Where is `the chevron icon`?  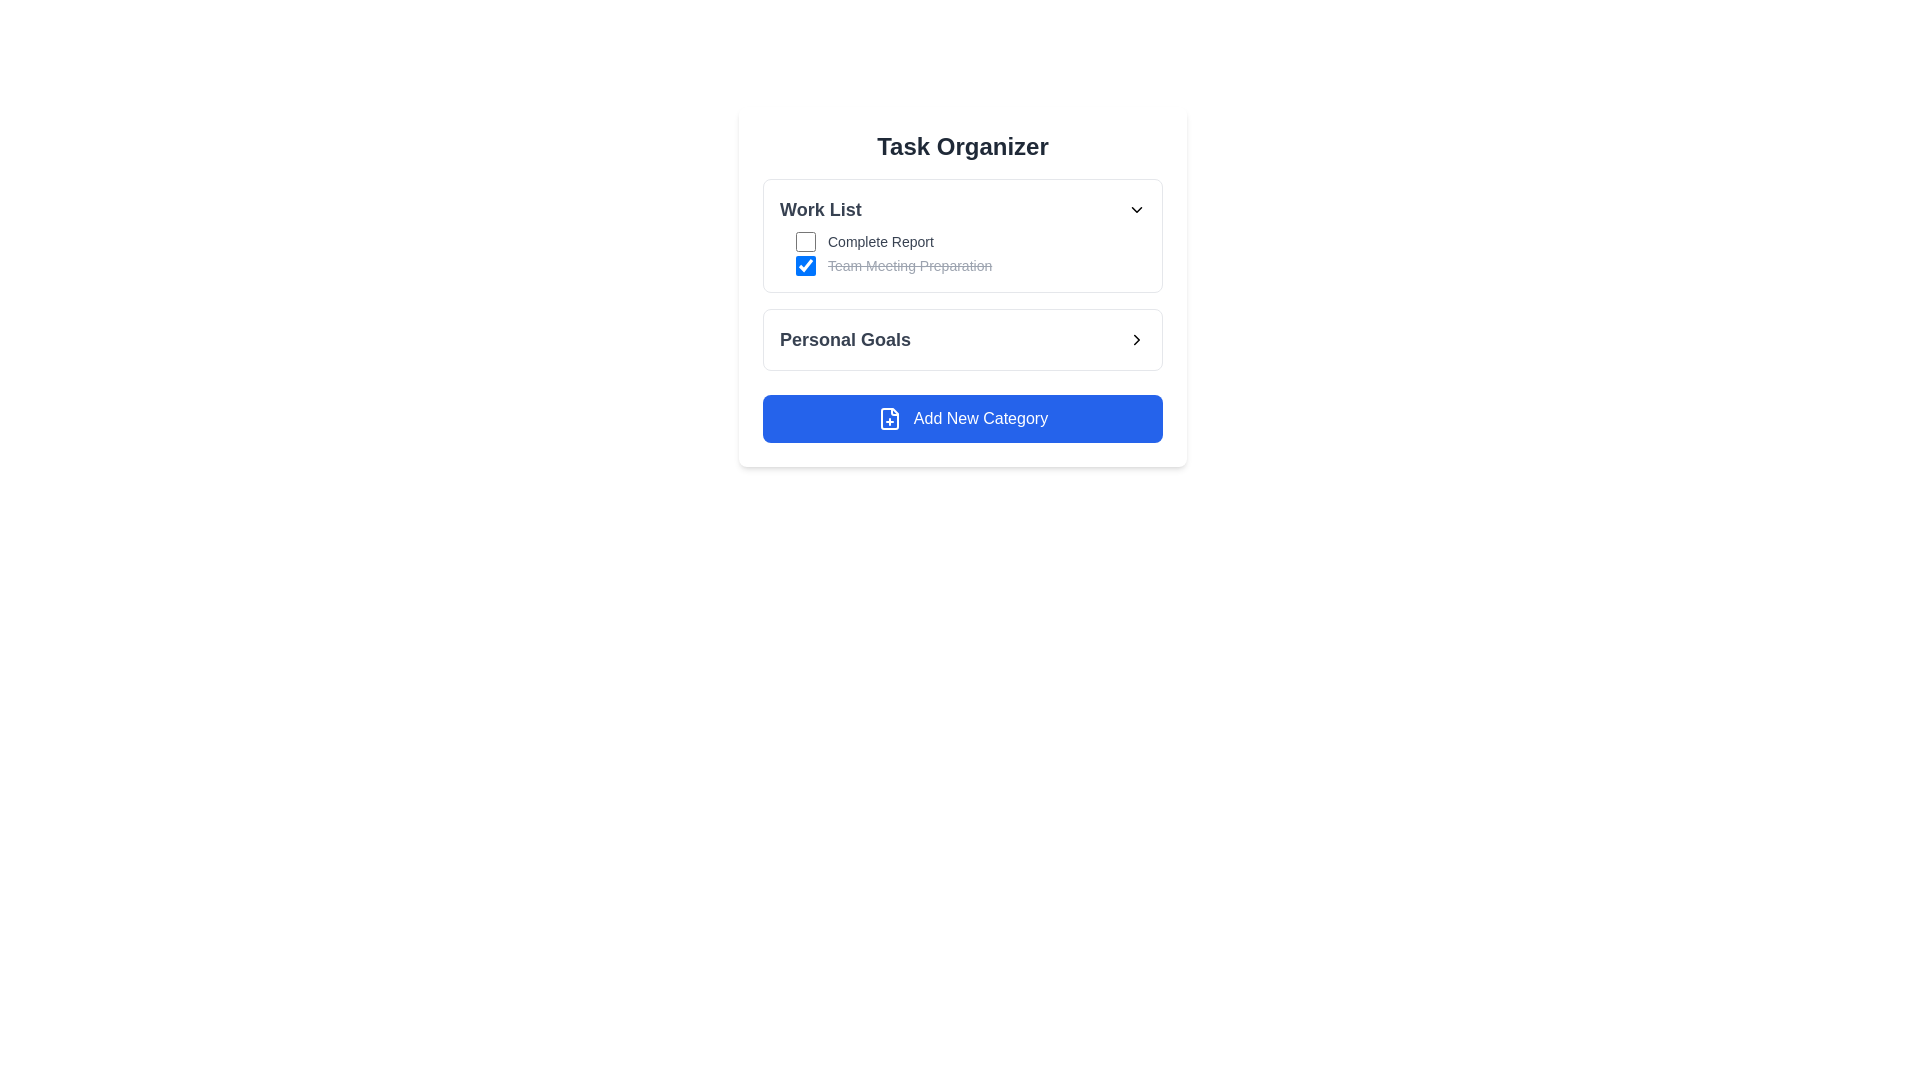
the chevron icon is located at coordinates (1137, 338).